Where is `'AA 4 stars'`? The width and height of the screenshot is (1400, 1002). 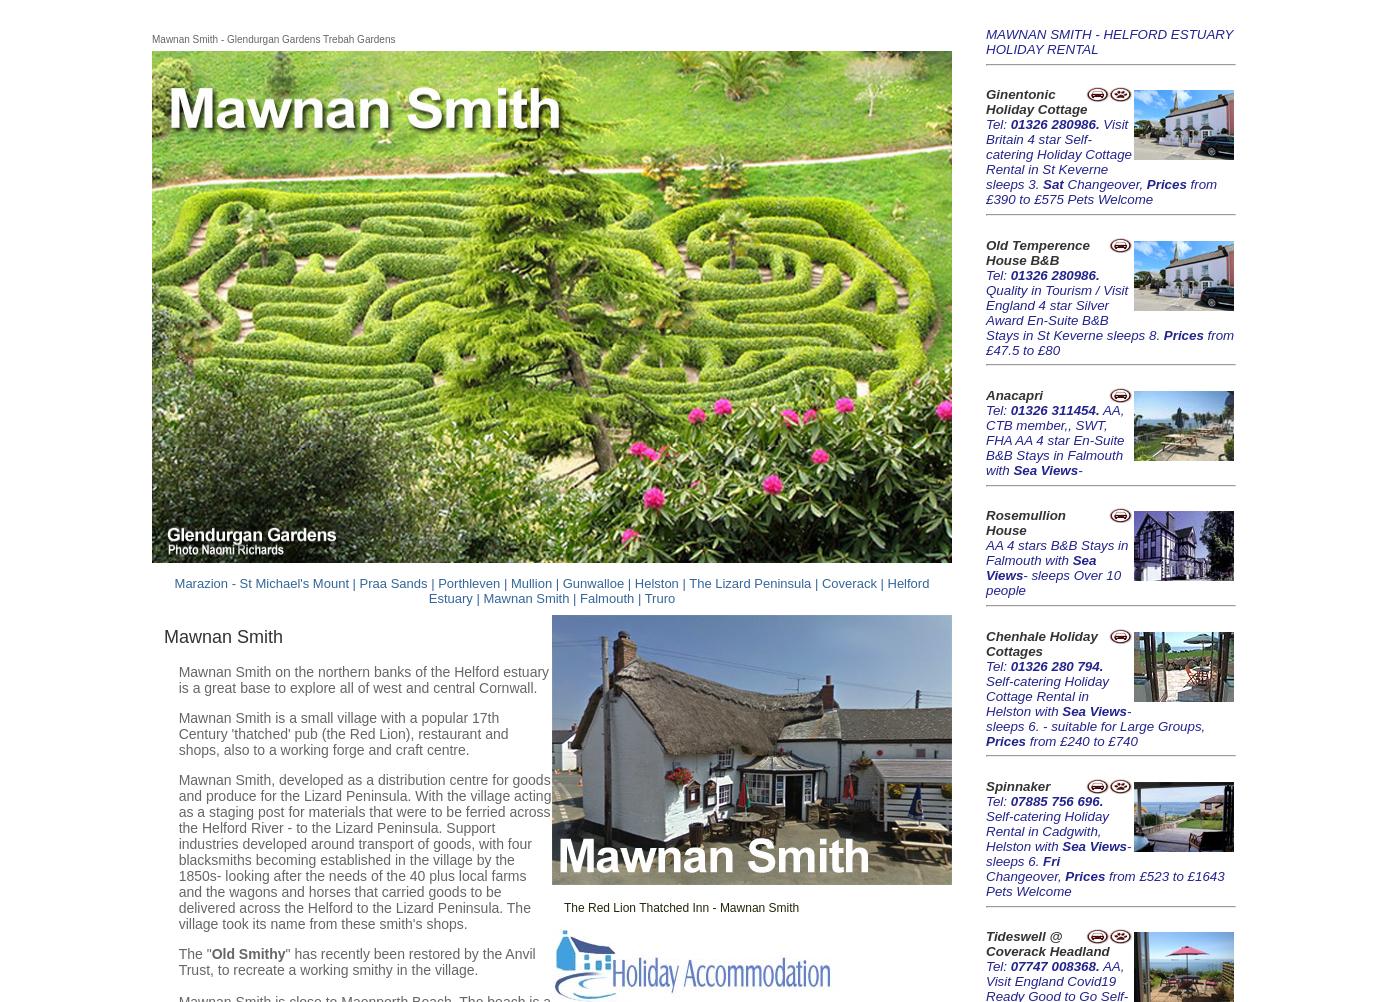
'AA 4 stars' is located at coordinates (986, 545).